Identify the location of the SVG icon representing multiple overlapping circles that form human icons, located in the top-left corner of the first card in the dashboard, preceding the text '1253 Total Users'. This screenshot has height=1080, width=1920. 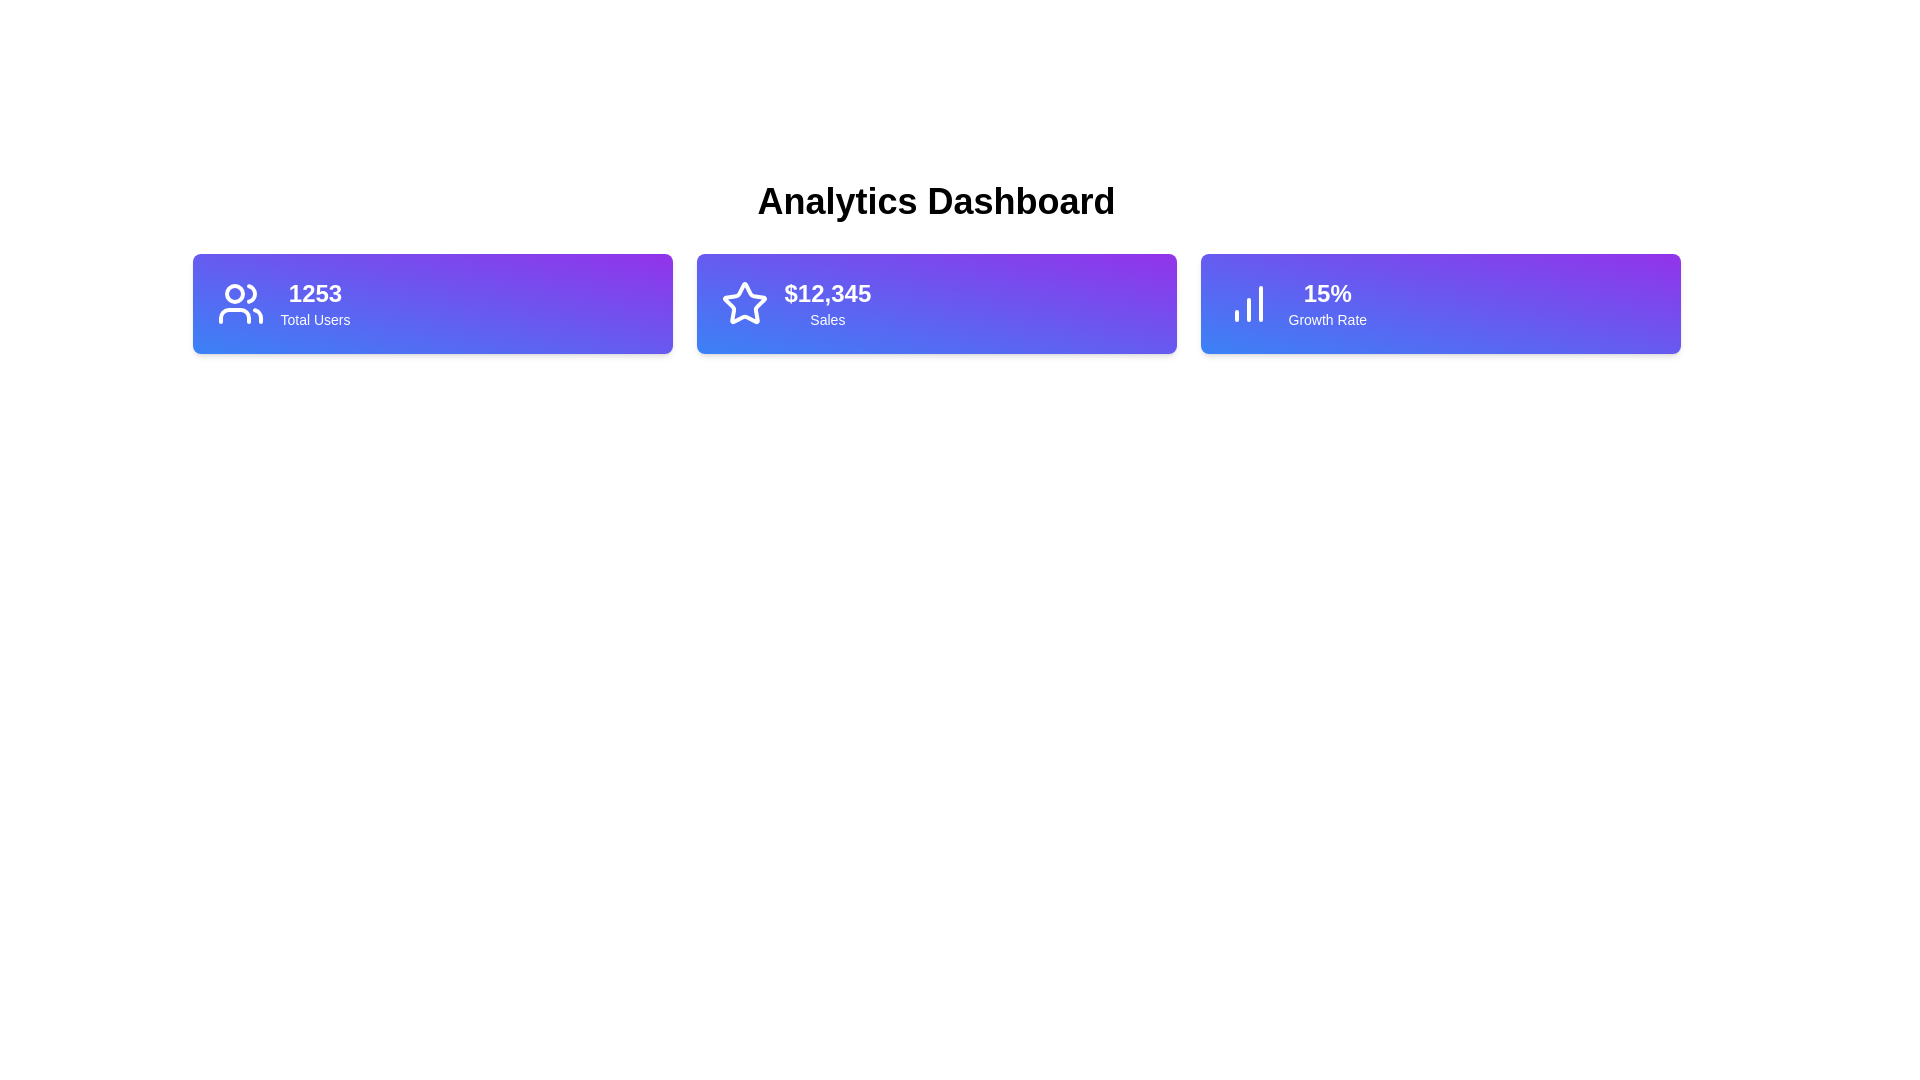
(240, 304).